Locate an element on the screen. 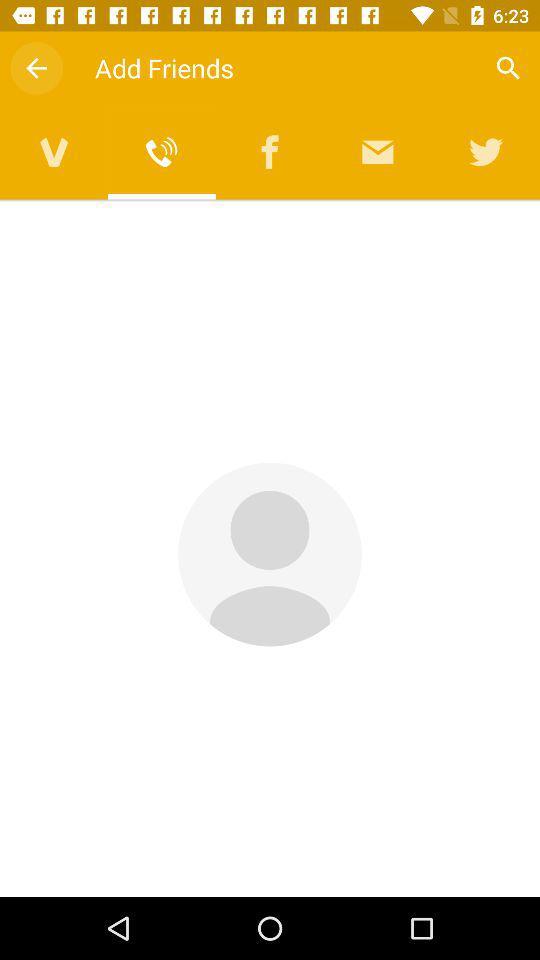 This screenshot has width=540, height=960. the twitter icon is located at coordinates (485, 151).